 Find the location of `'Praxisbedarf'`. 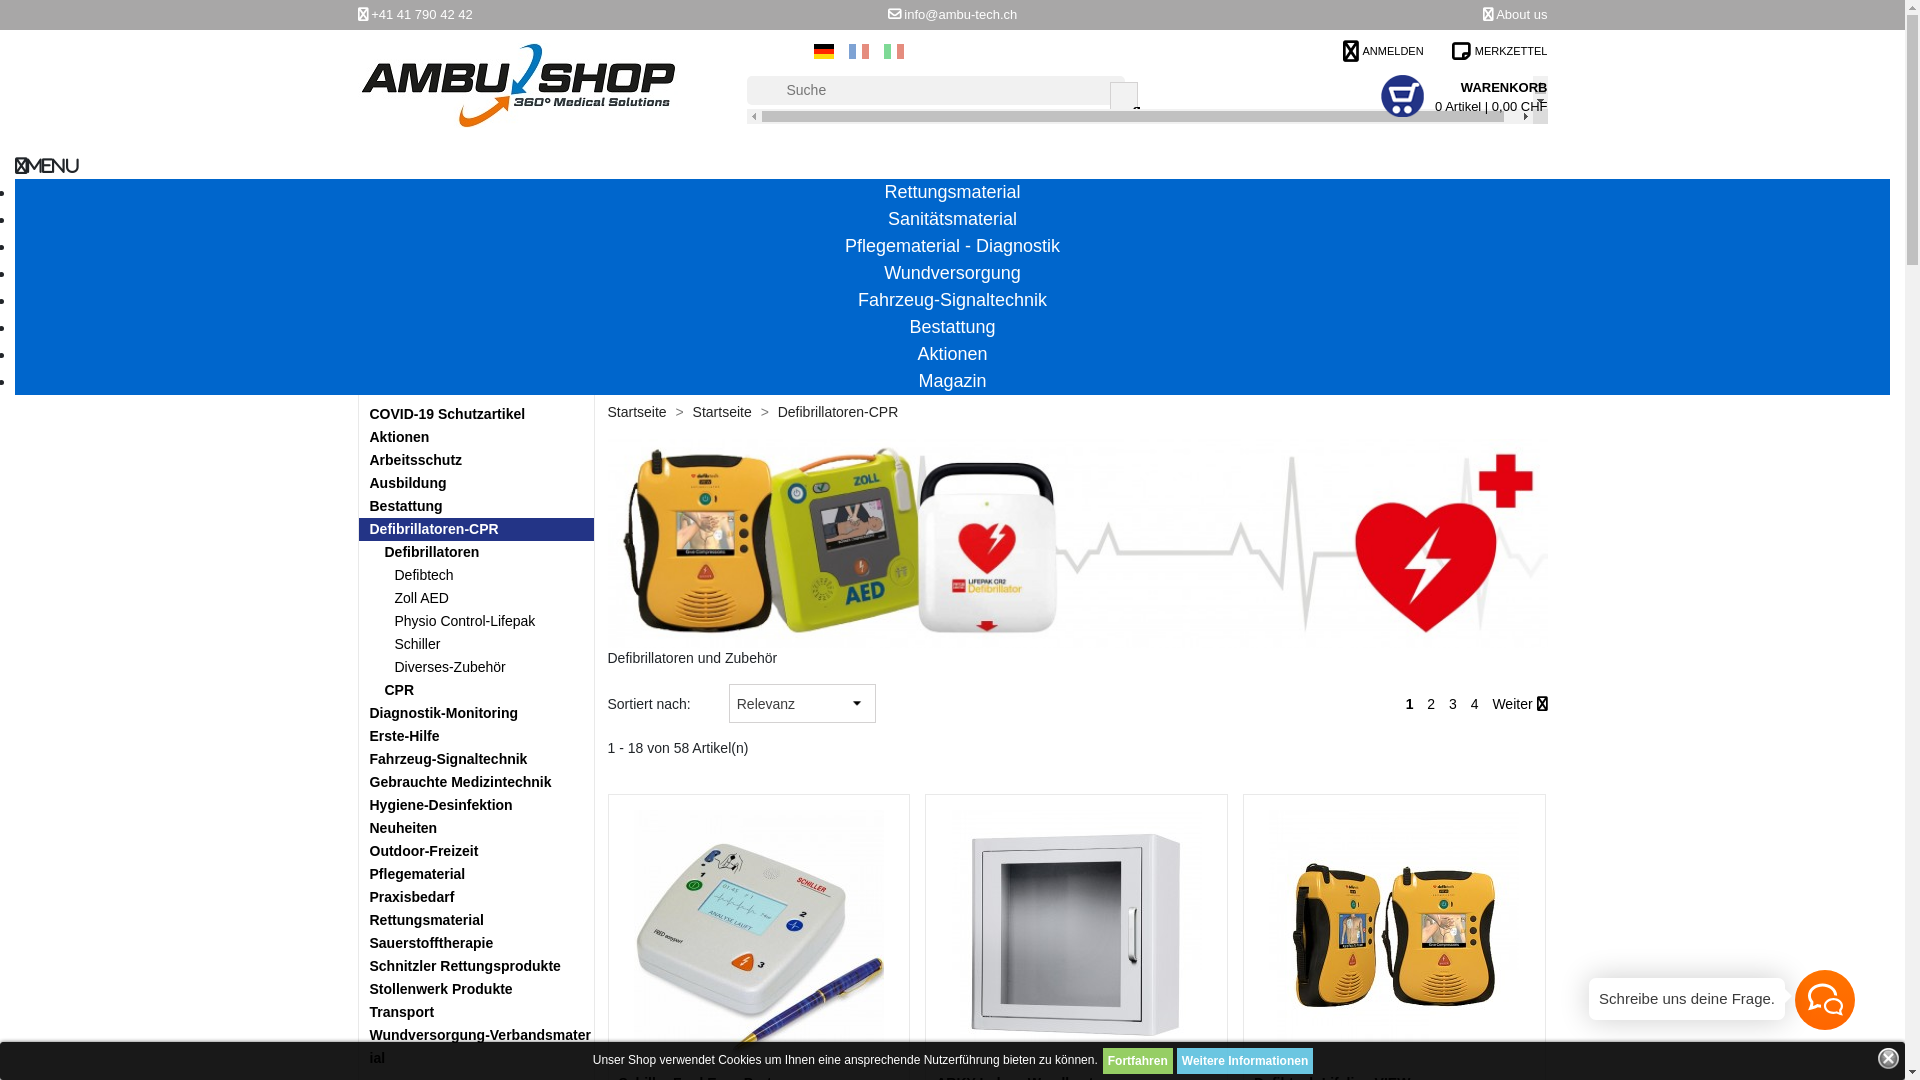

'Praxisbedarf' is located at coordinates (358, 896).